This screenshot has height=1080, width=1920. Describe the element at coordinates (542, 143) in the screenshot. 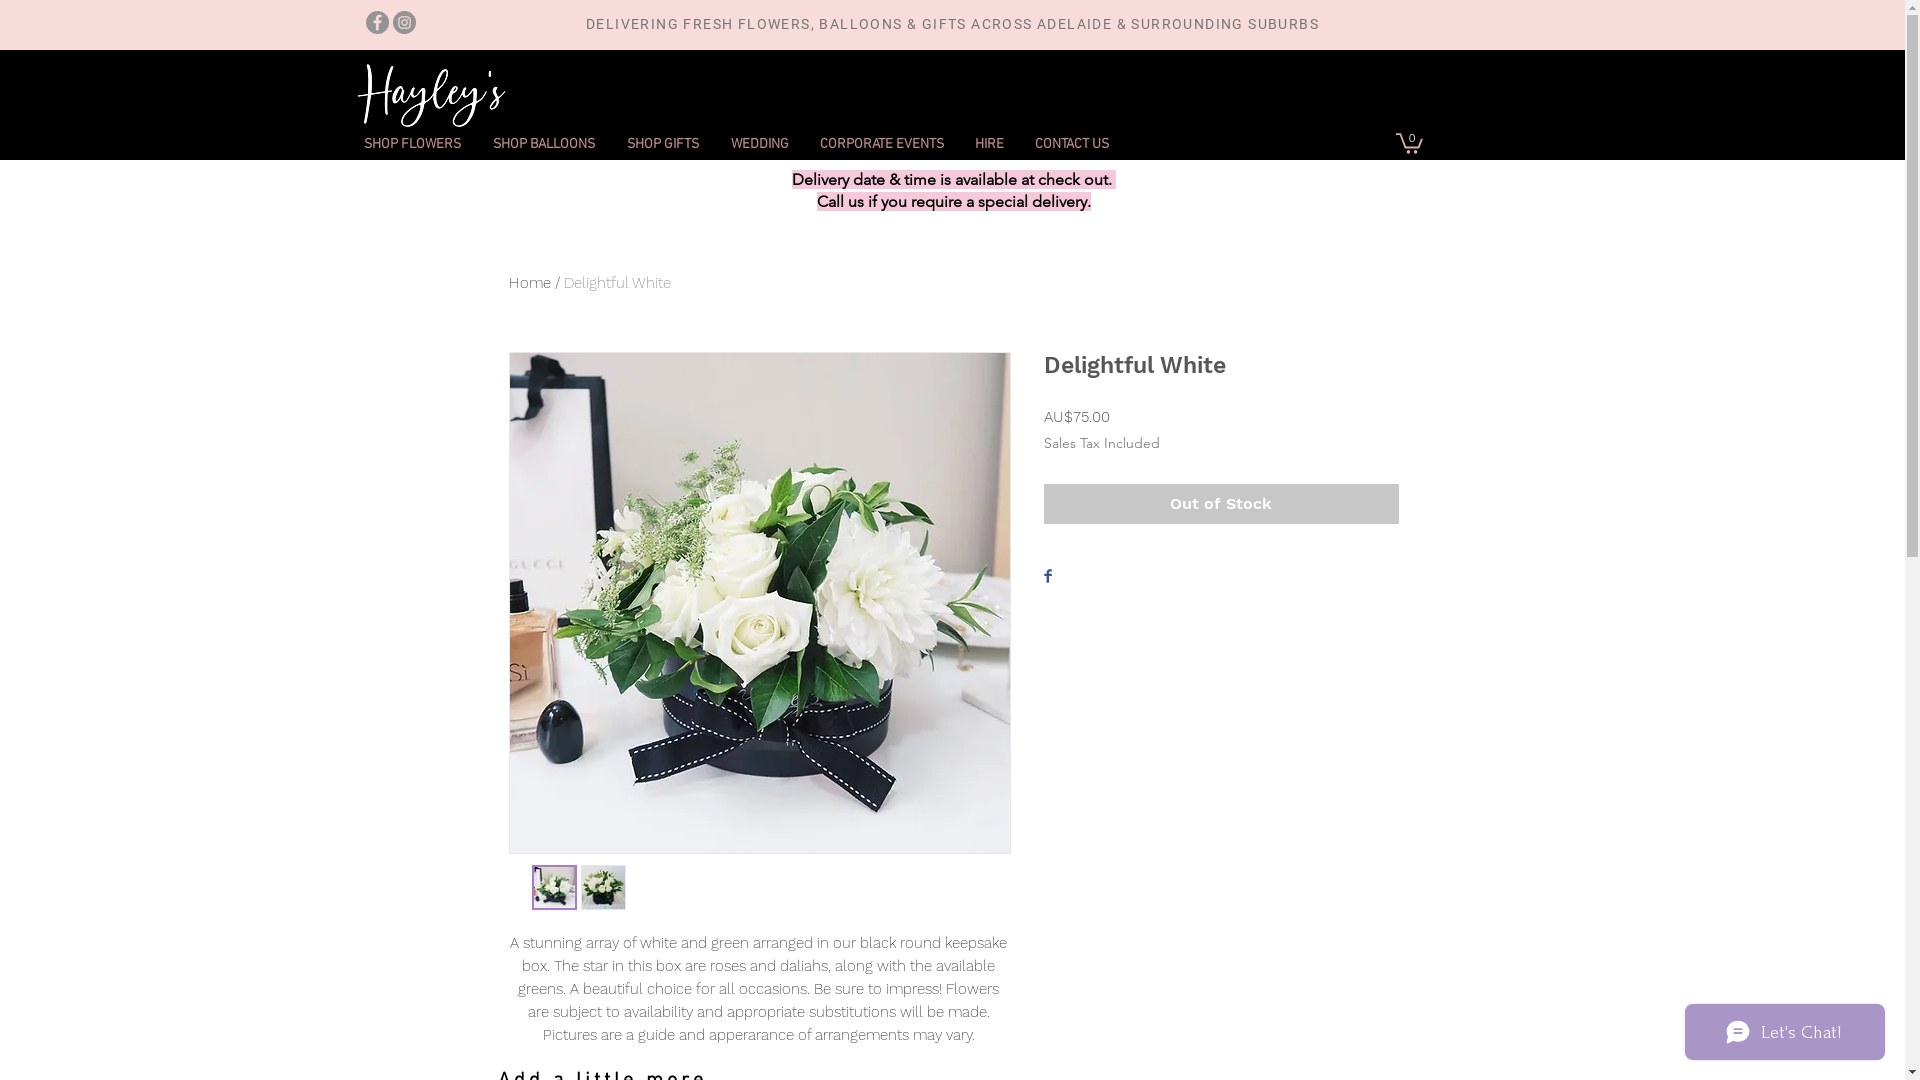

I see `'SHOP BALLOONS'` at that location.